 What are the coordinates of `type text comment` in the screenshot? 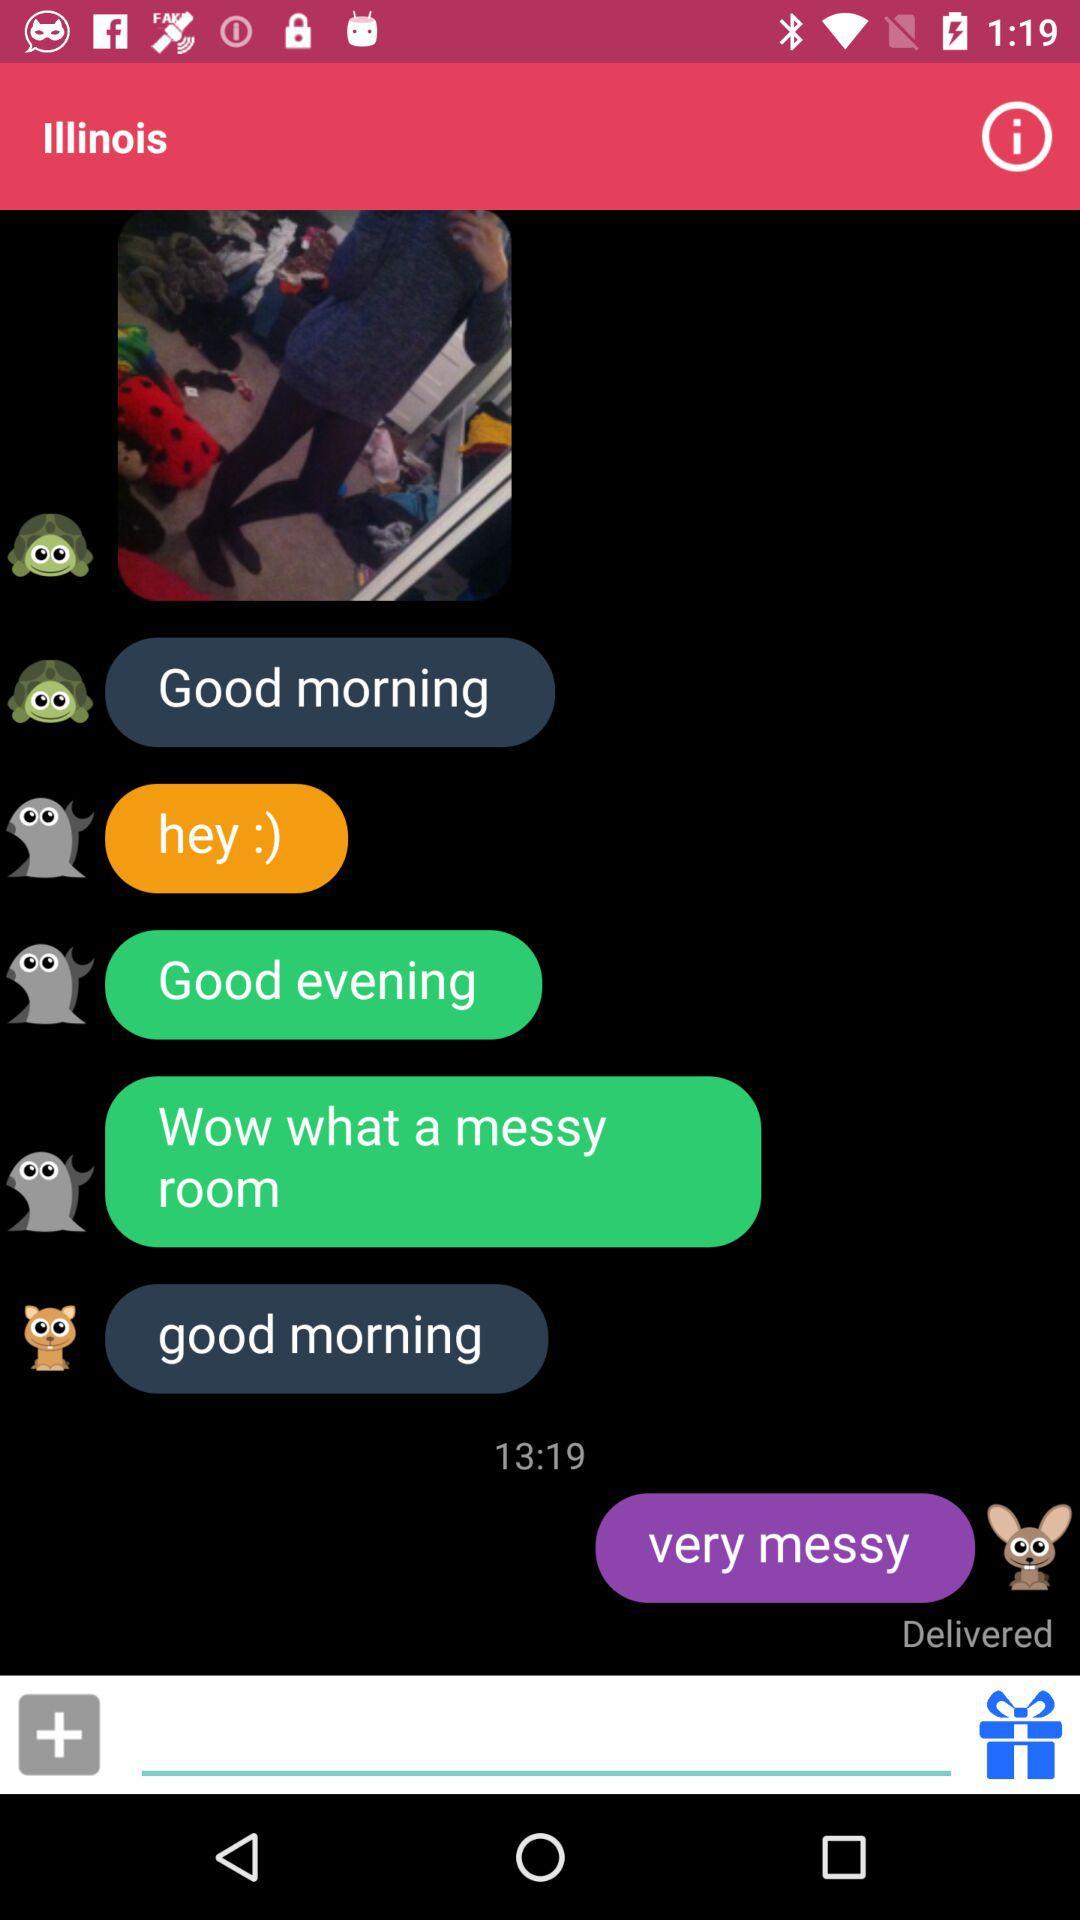 It's located at (546, 1733).